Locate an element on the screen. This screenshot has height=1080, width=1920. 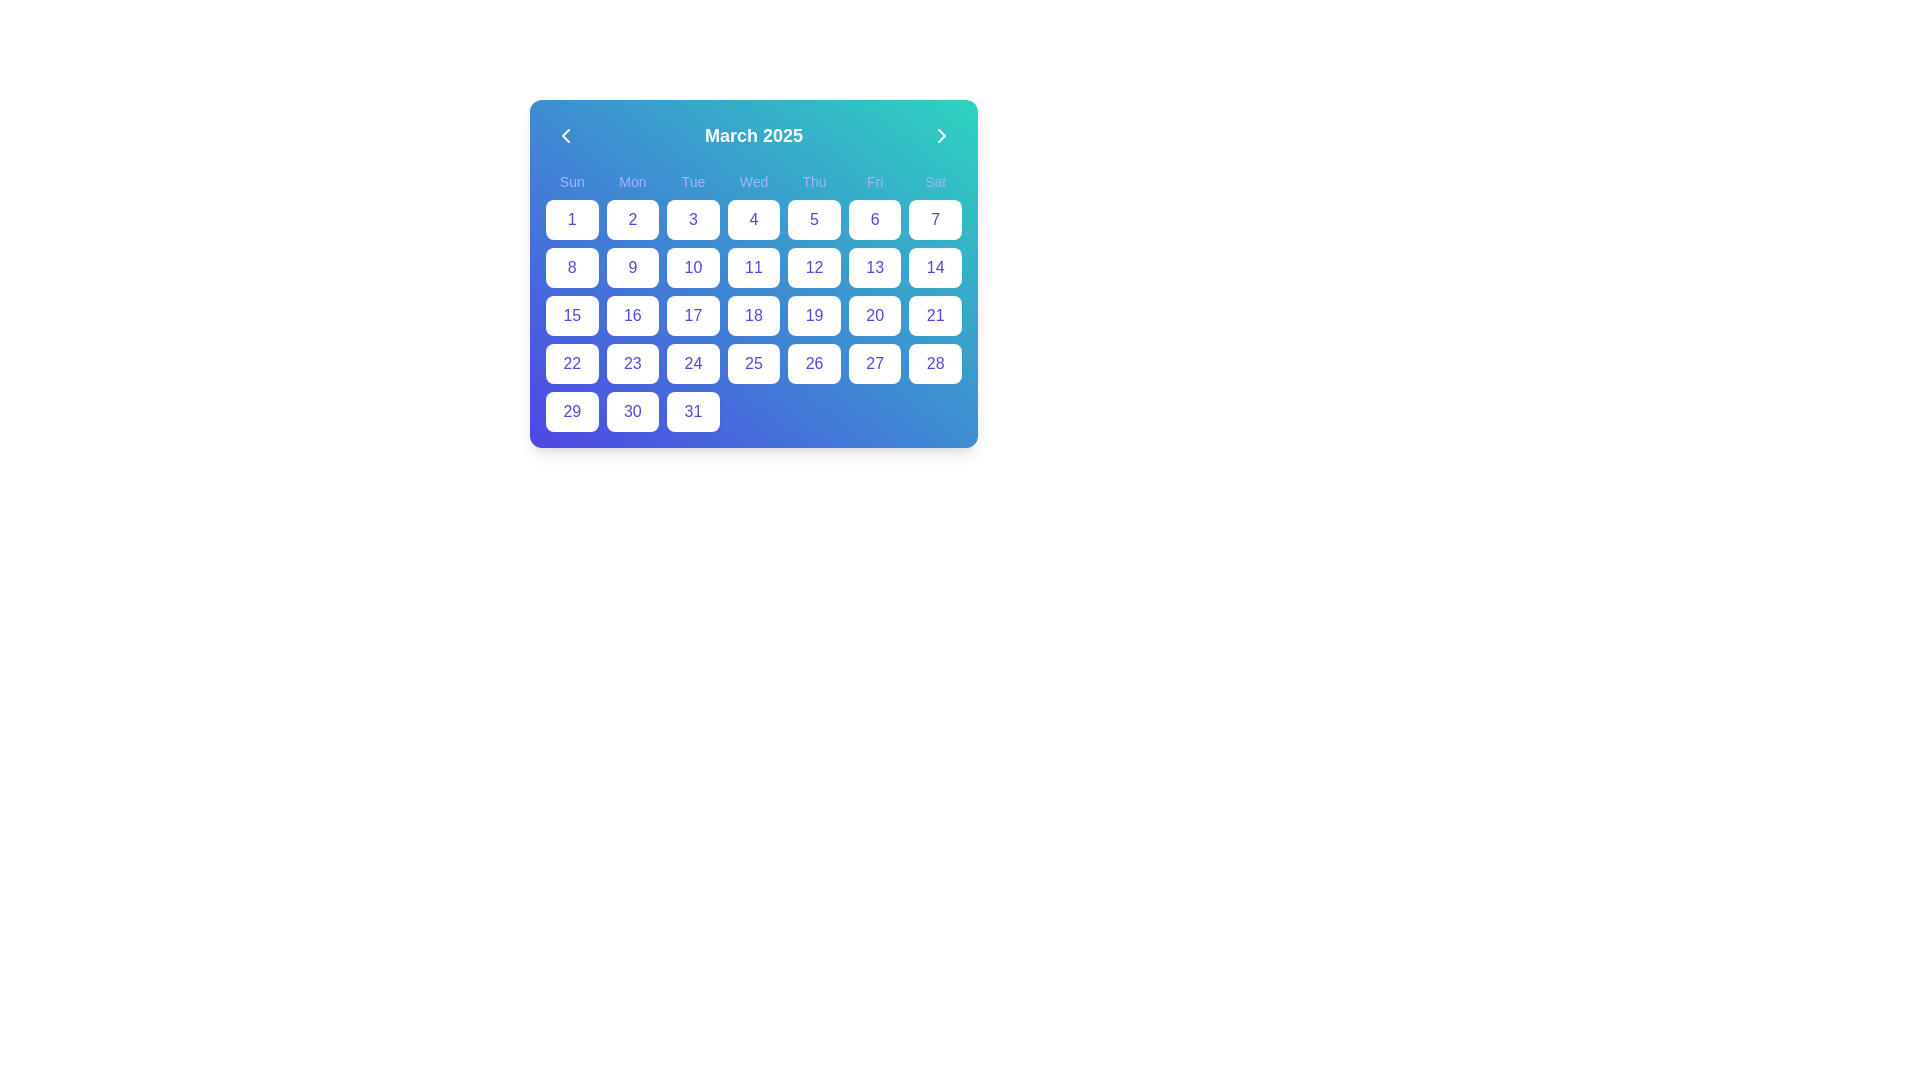
the Text Label representing 'Sat' in the calendar header, located in the 7th column of the grid layout is located at coordinates (934, 181).